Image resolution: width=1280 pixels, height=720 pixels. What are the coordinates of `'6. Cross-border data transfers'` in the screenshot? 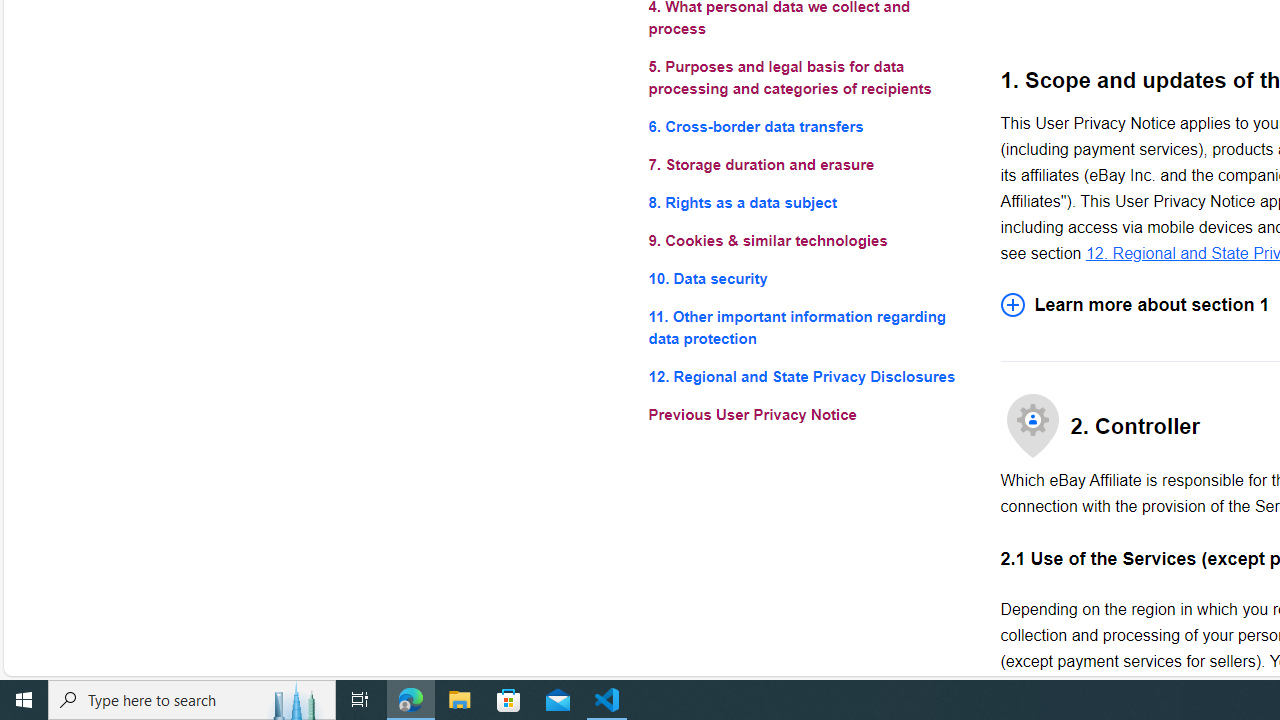 It's located at (808, 126).